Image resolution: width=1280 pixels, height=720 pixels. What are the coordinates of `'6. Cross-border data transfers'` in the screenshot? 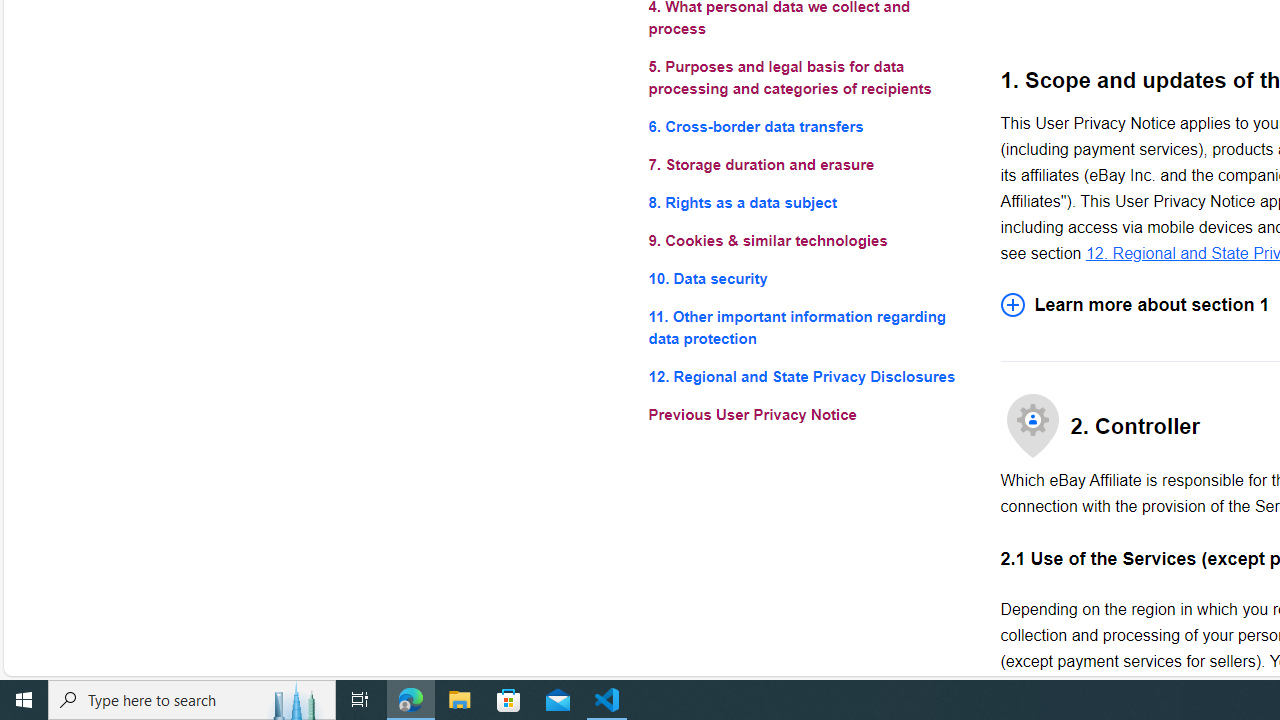 It's located at (808, 126).